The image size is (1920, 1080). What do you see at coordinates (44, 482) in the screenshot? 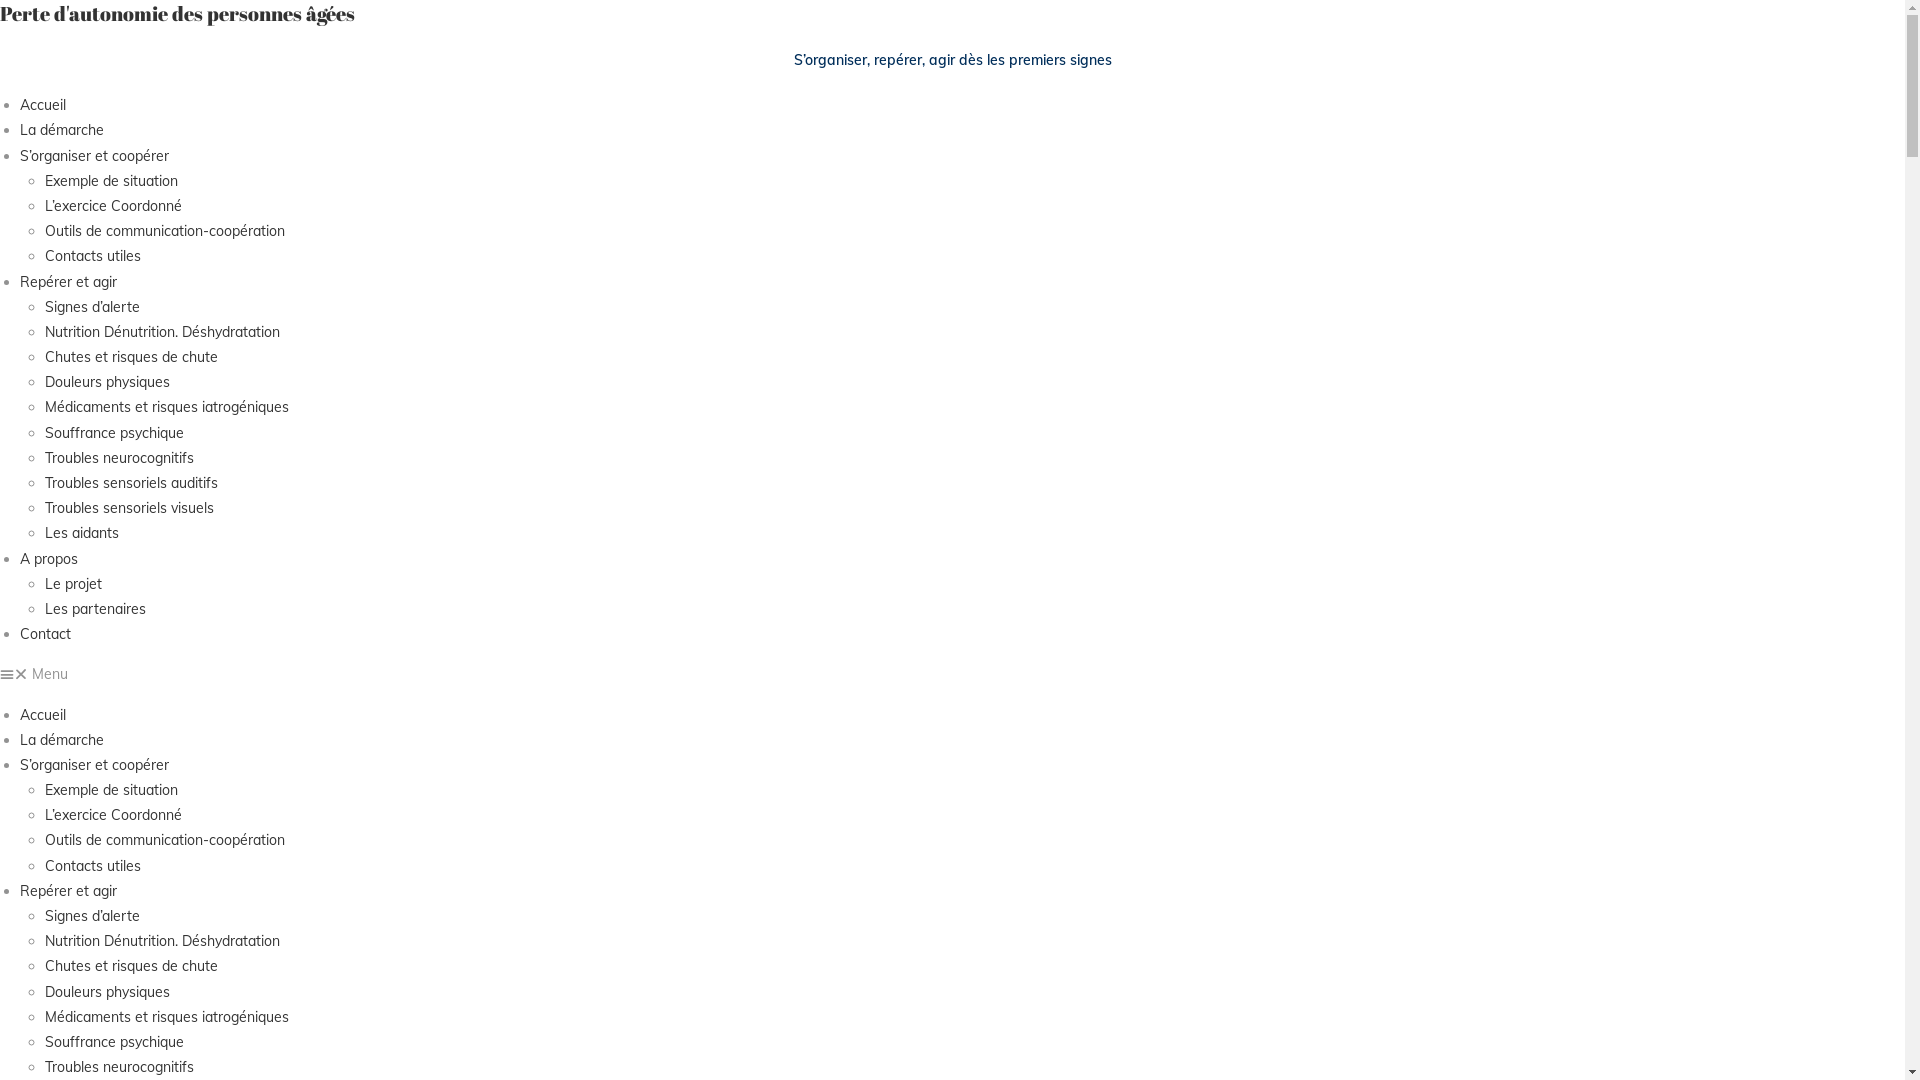
I see `'Troubles sensoriels auditifs'` at bounding box center [44, 482].